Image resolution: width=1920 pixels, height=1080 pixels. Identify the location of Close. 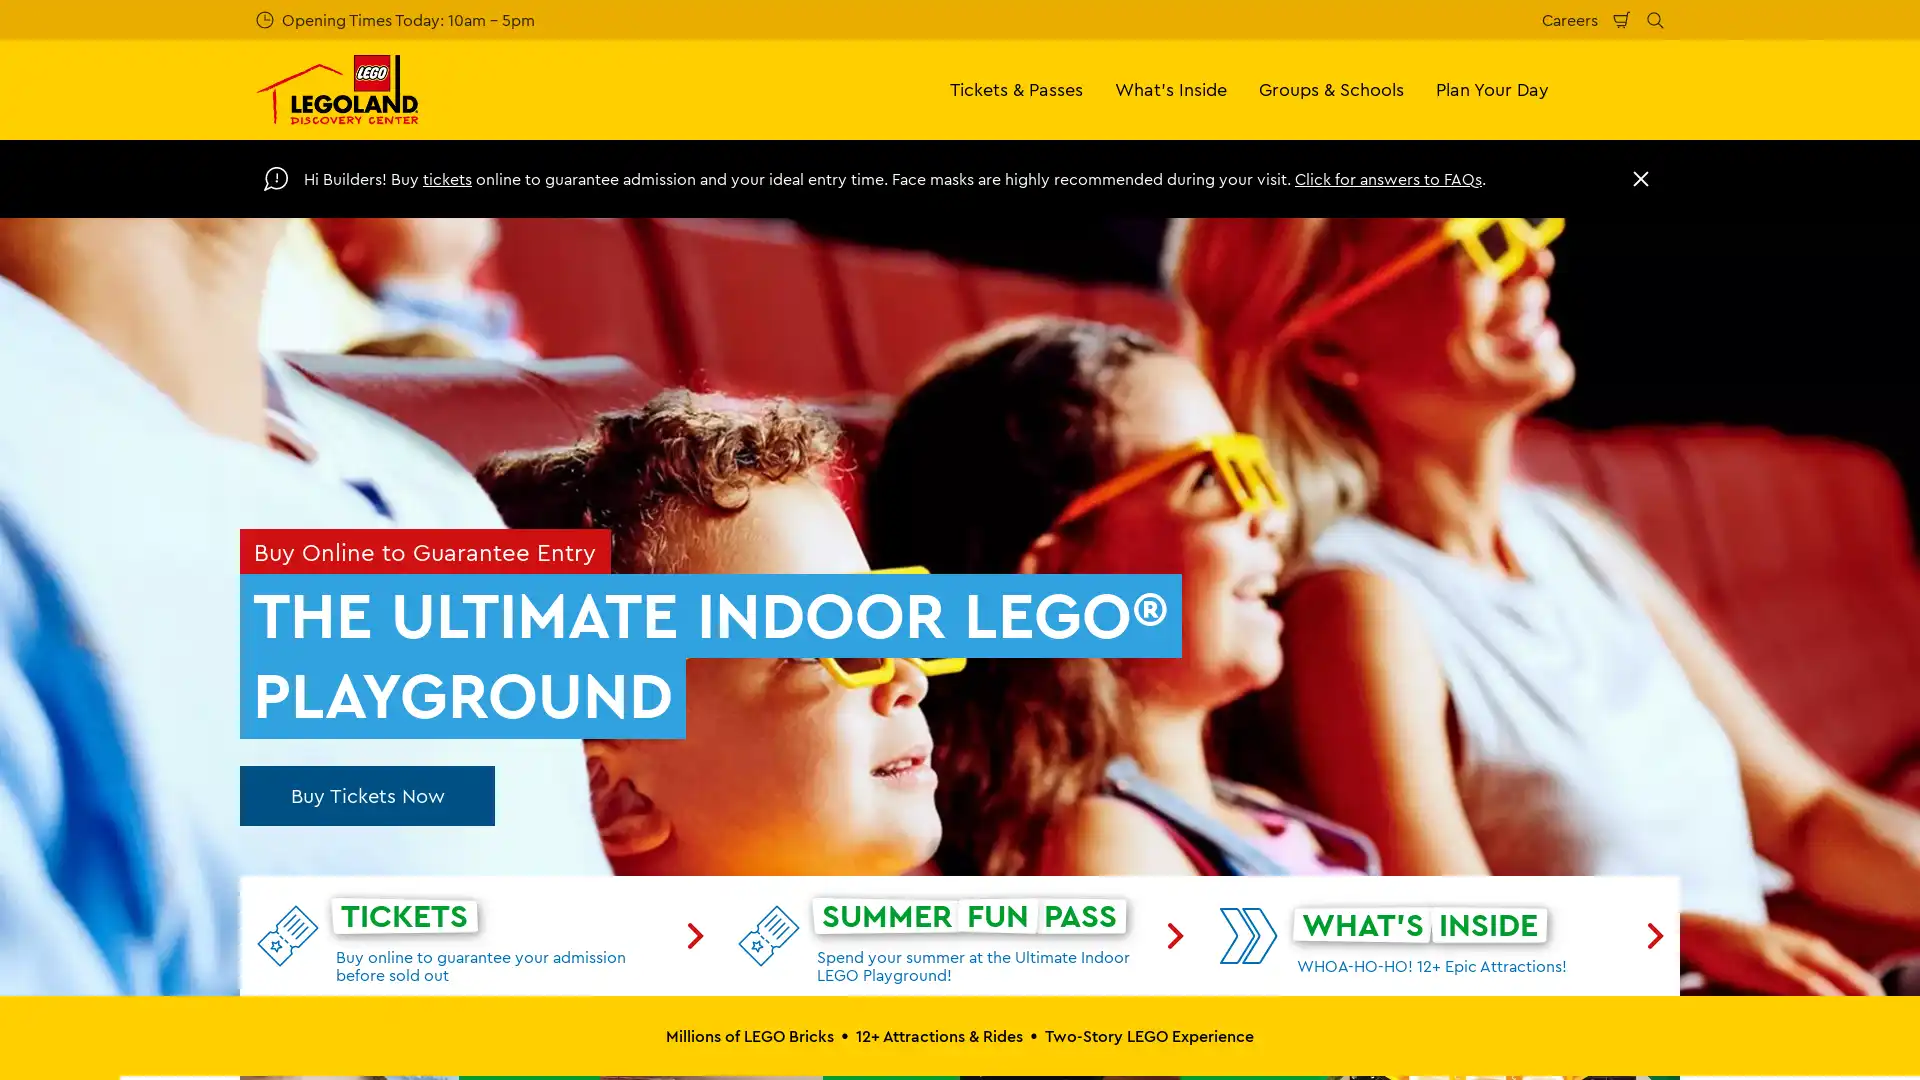
(1641, 177).